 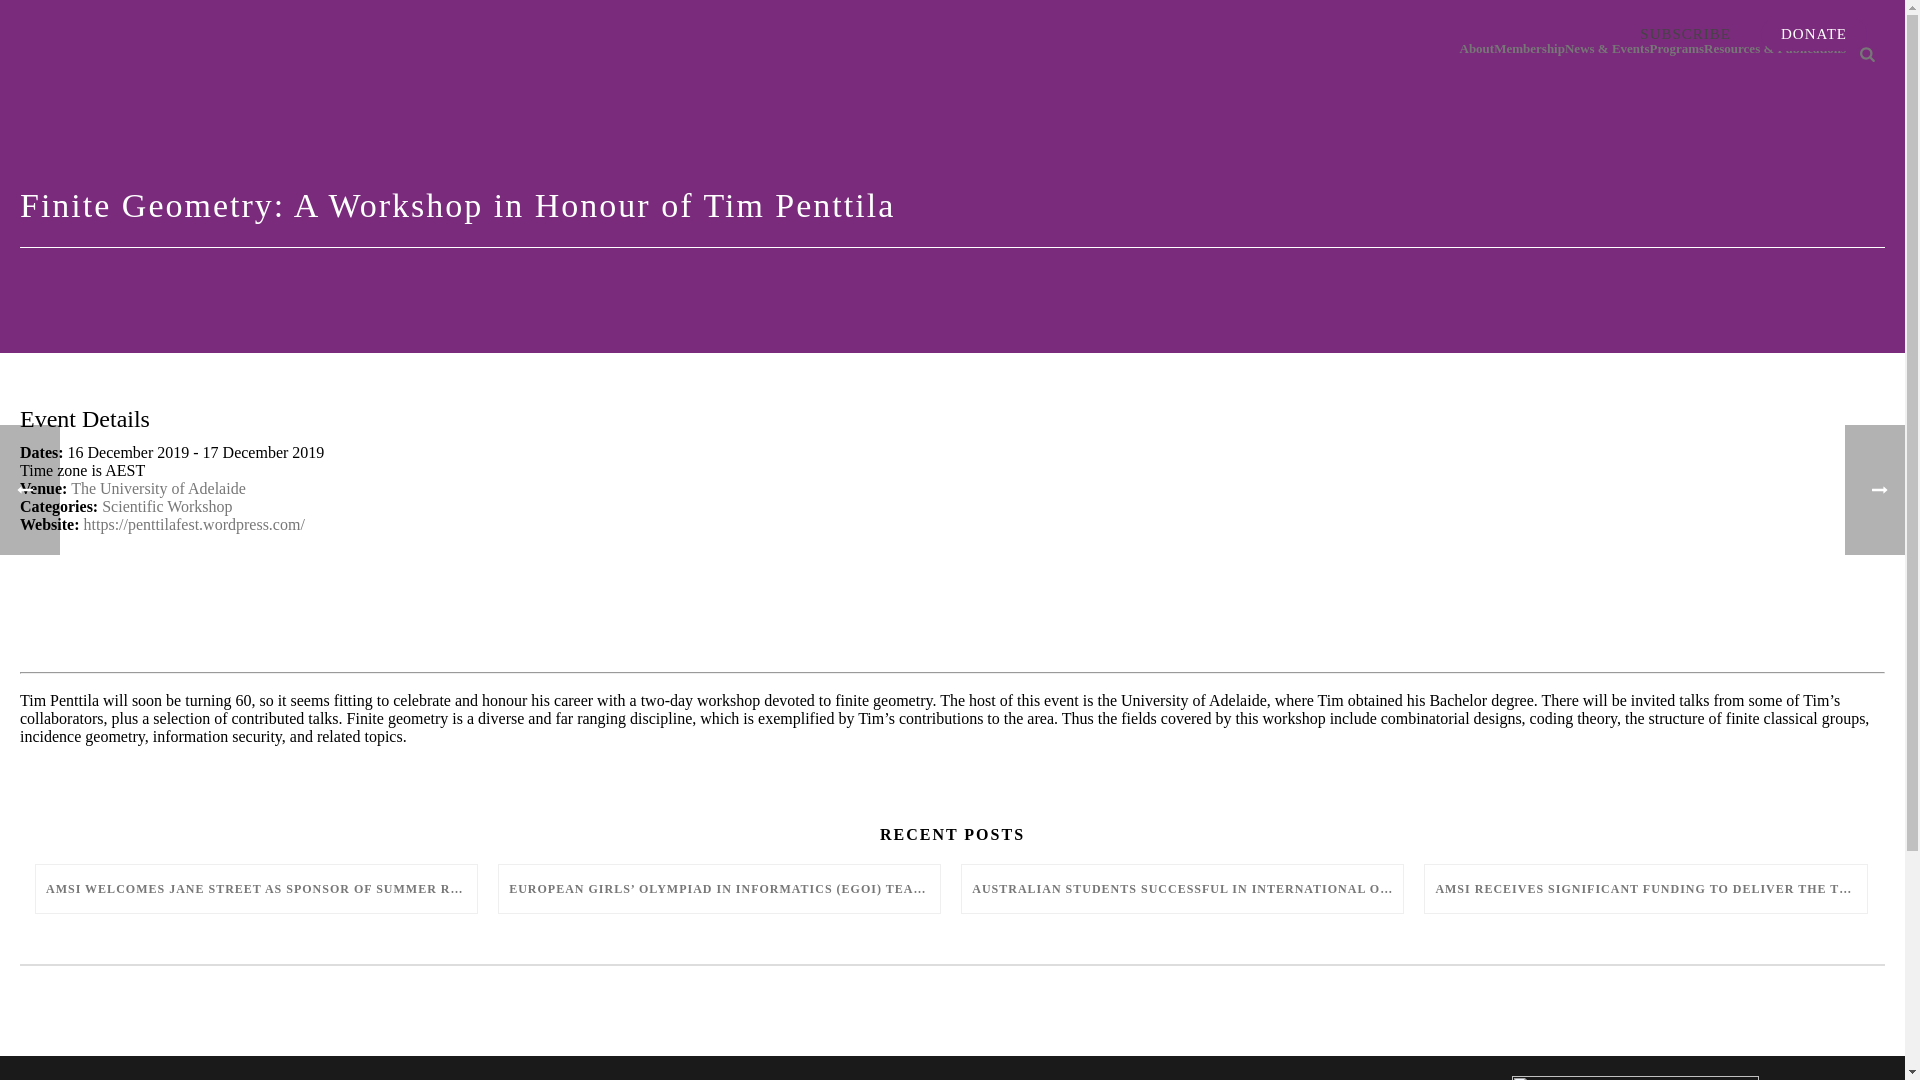 I want to click on 'Membership', so click(x=1528, y=49).